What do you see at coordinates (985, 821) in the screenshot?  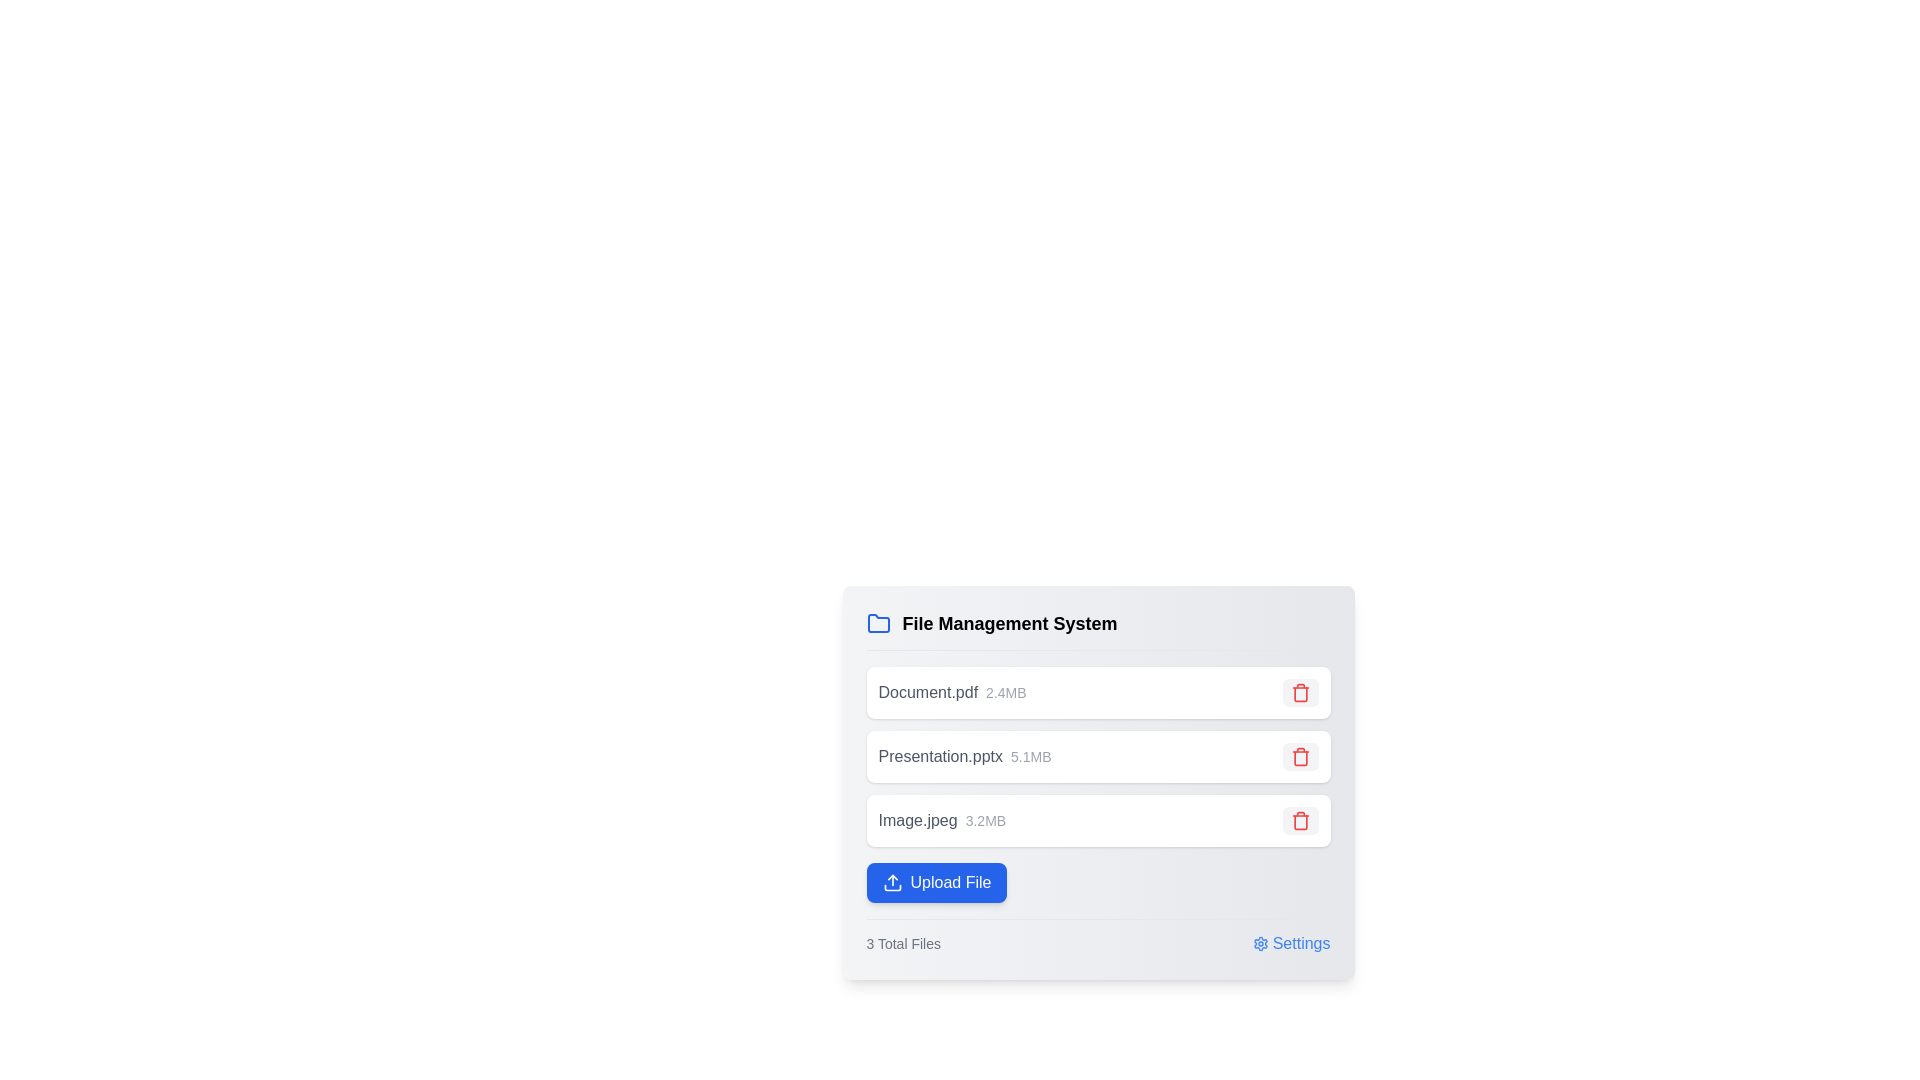 I see `the static text label displaying the size of the file 'Image.jpeg', which is positioned to the right of the file name in the row` at bounding box center [985, 821].